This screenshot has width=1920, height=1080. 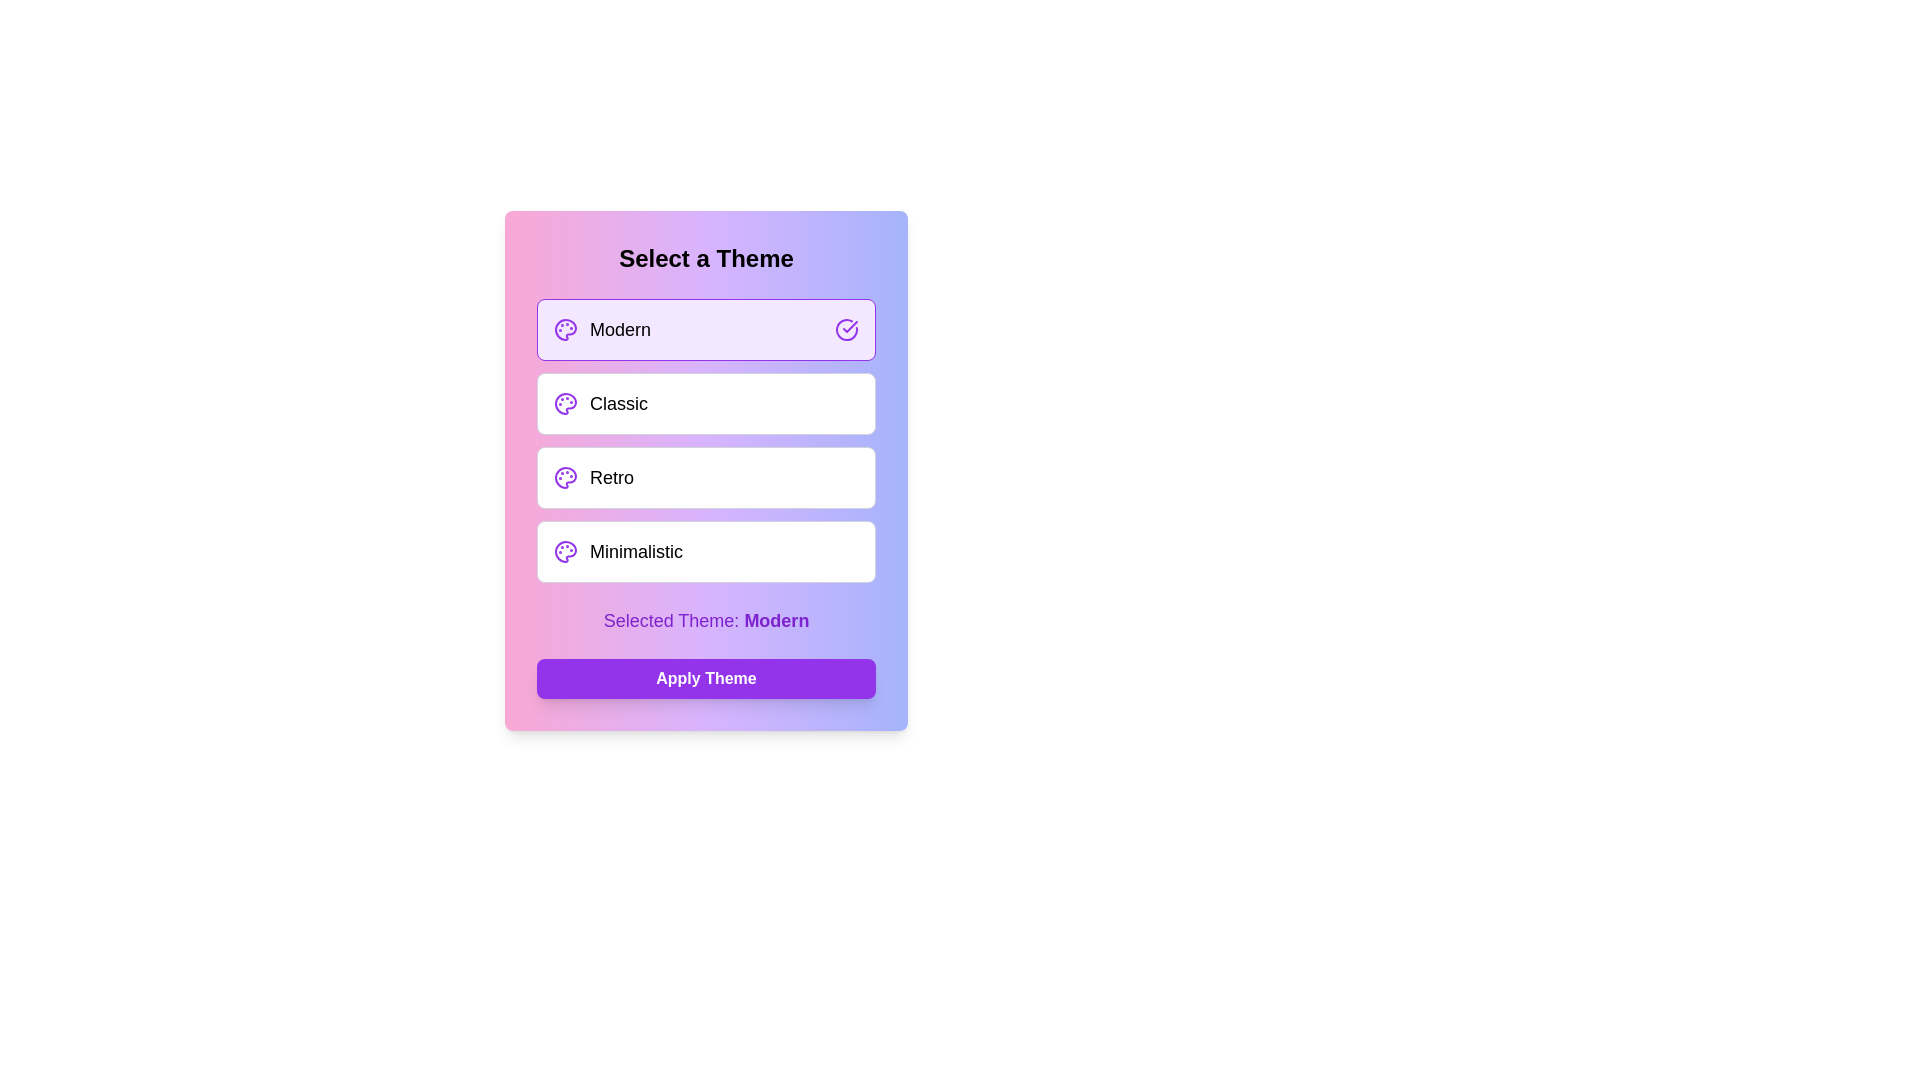 I want to click on the 'Retro' option, which is the third item in a vertically aligned list of themes, so click(x=593, y=478).